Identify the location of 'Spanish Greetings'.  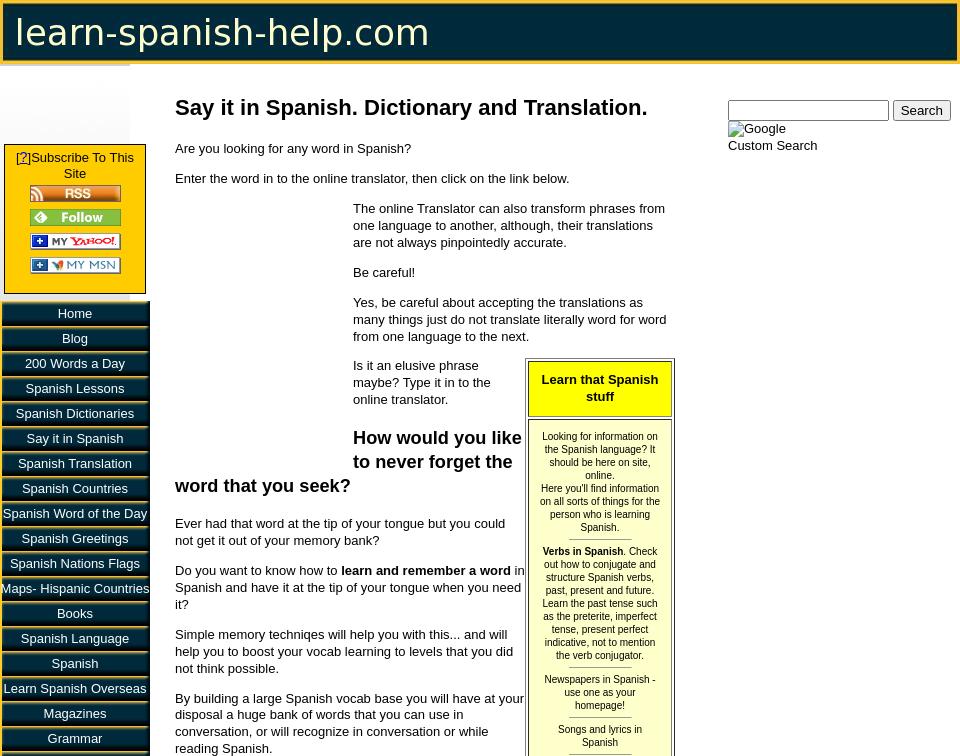
(74, 537).